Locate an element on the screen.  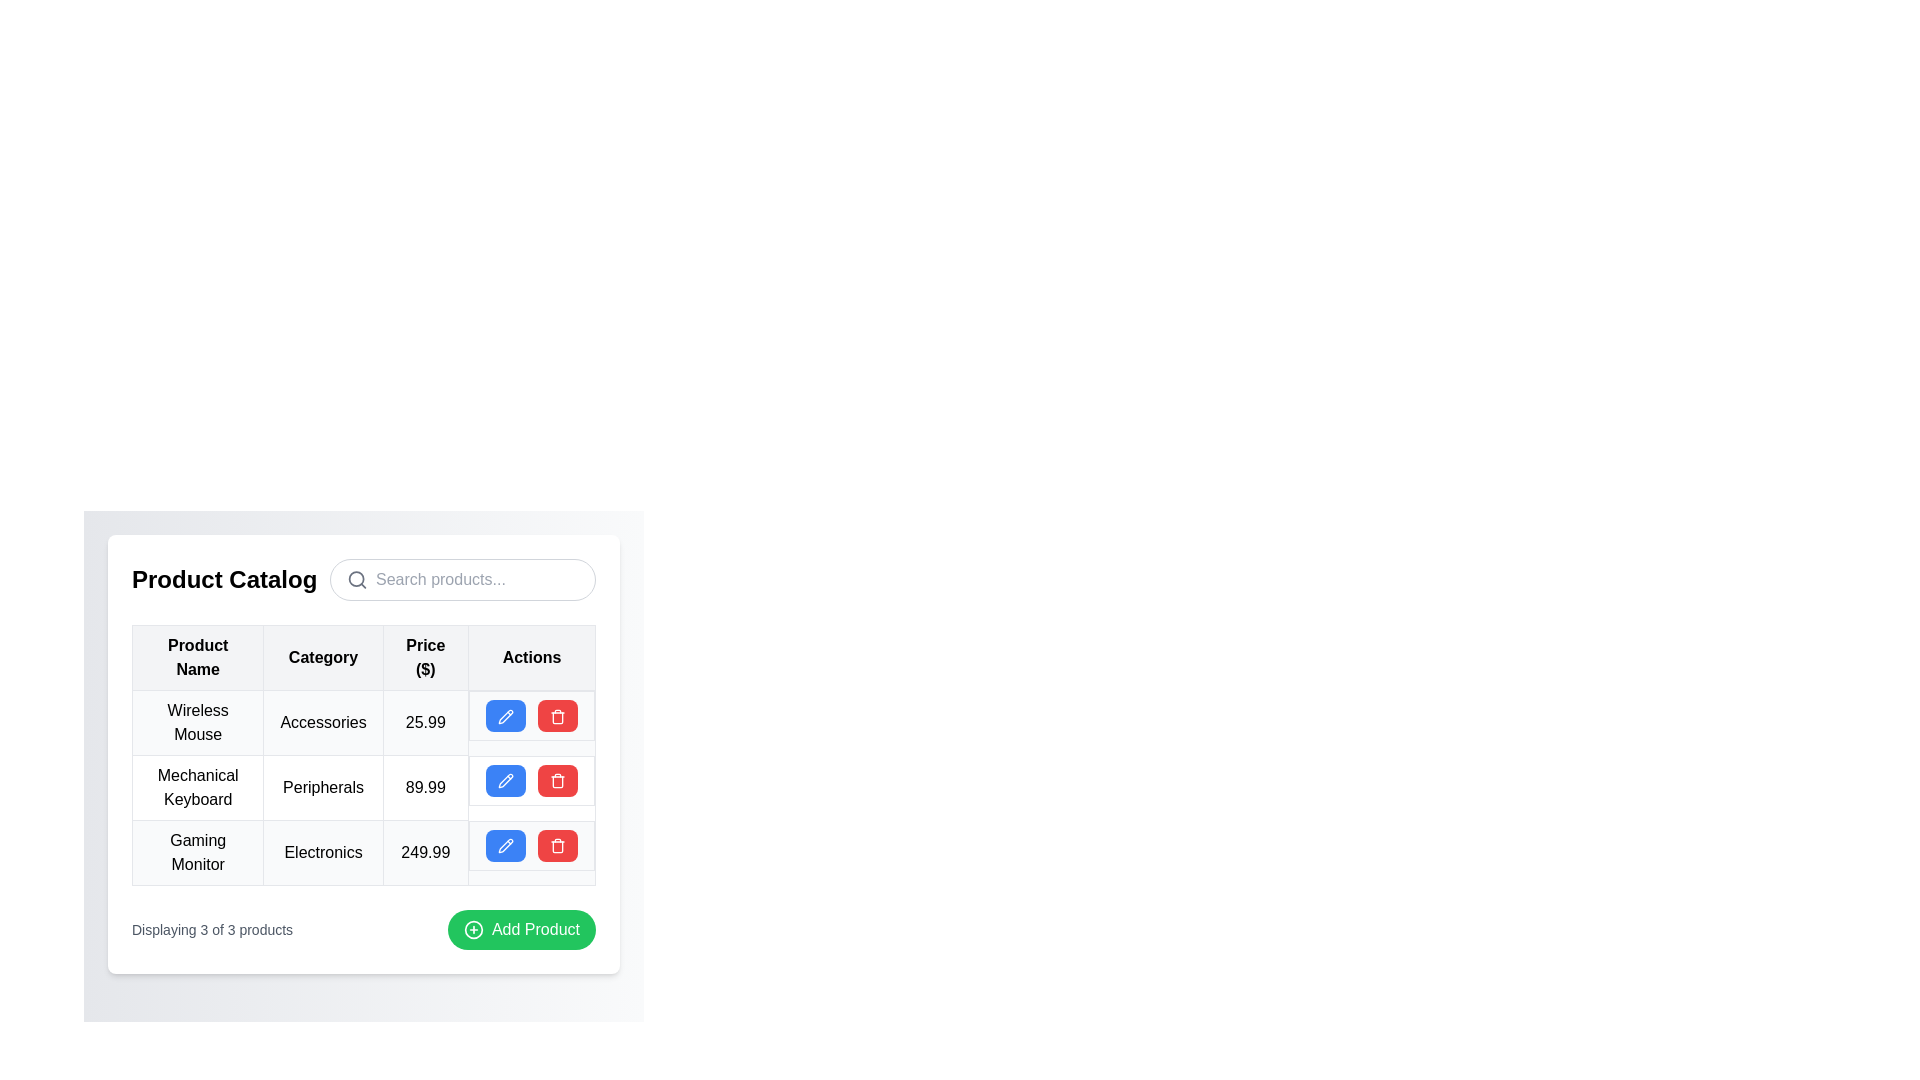
the delete button located in the Actions column of the last row in the table is located at coordinates (557, 845).